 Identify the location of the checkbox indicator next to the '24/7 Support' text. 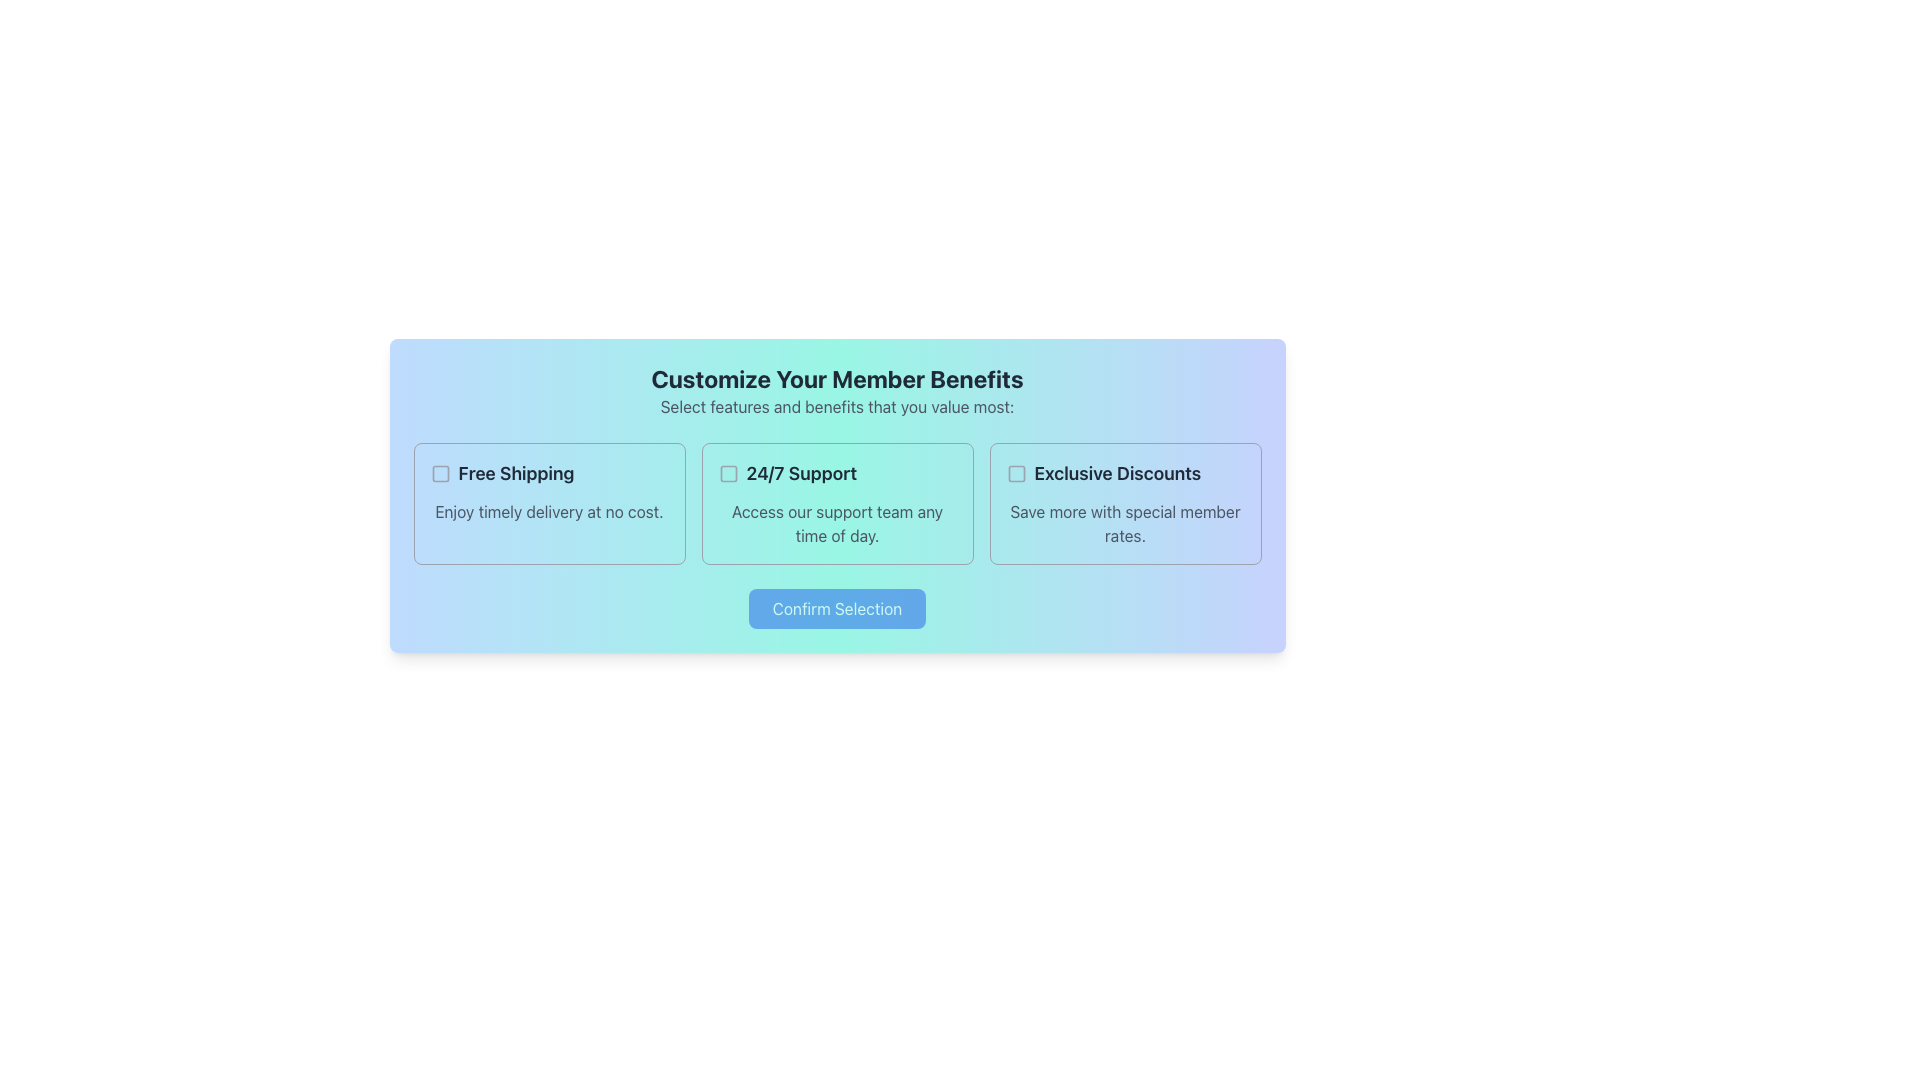
(727, 474).